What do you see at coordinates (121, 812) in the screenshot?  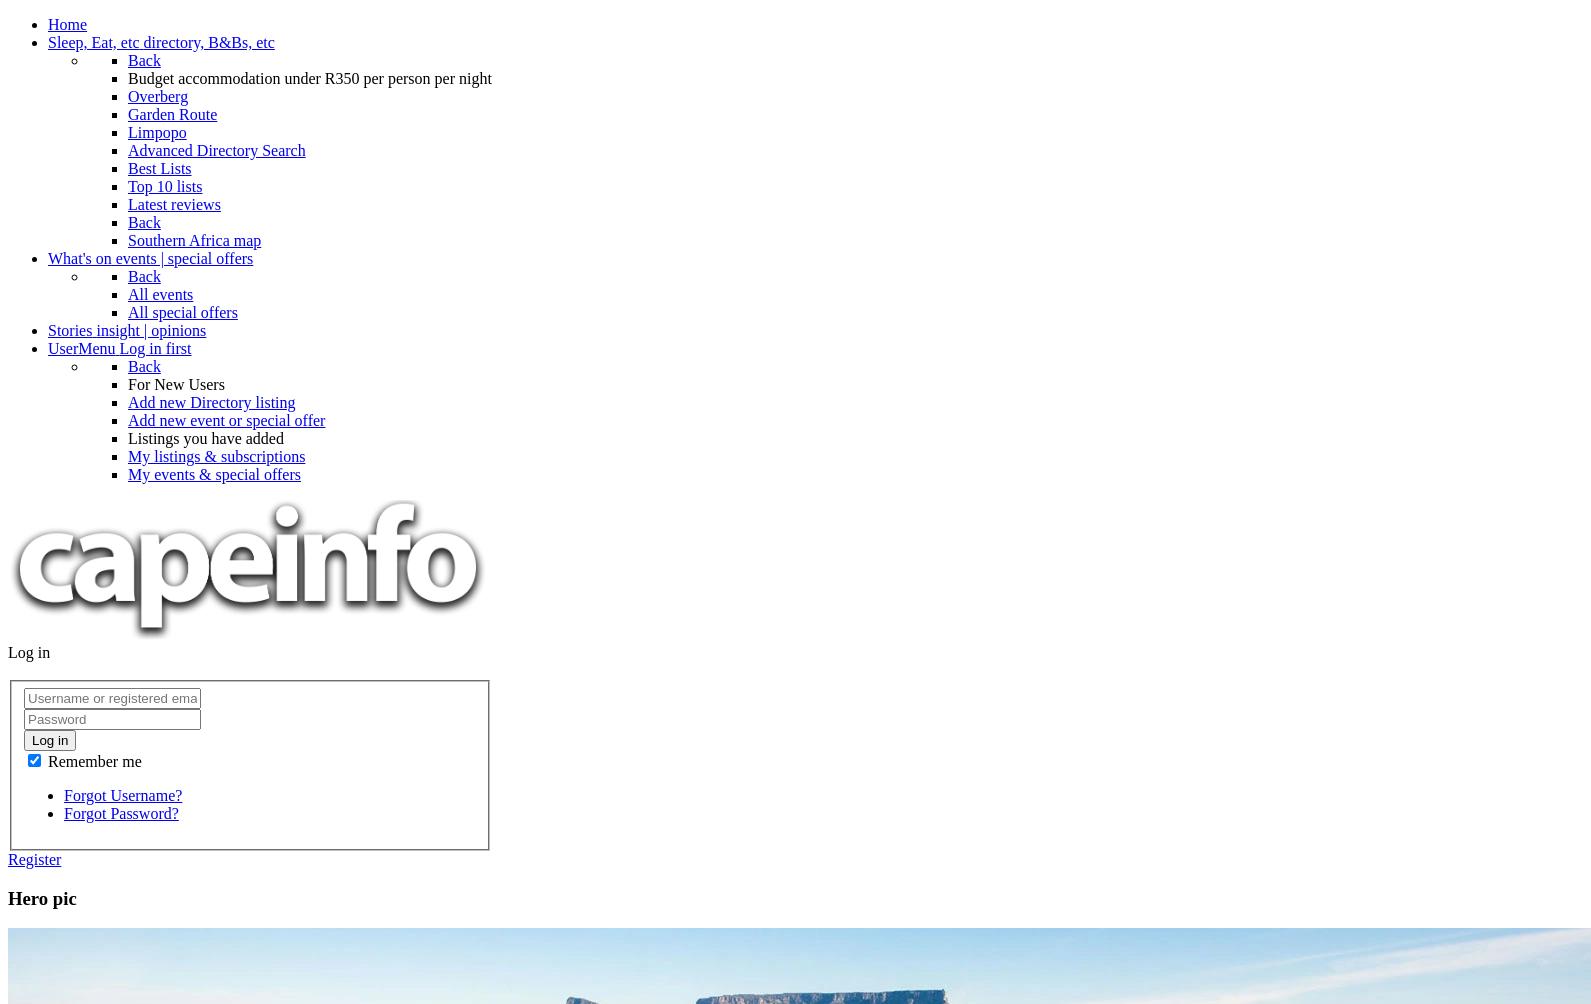 I see `'Forgot Password?'` at bounding box center [121, 812].